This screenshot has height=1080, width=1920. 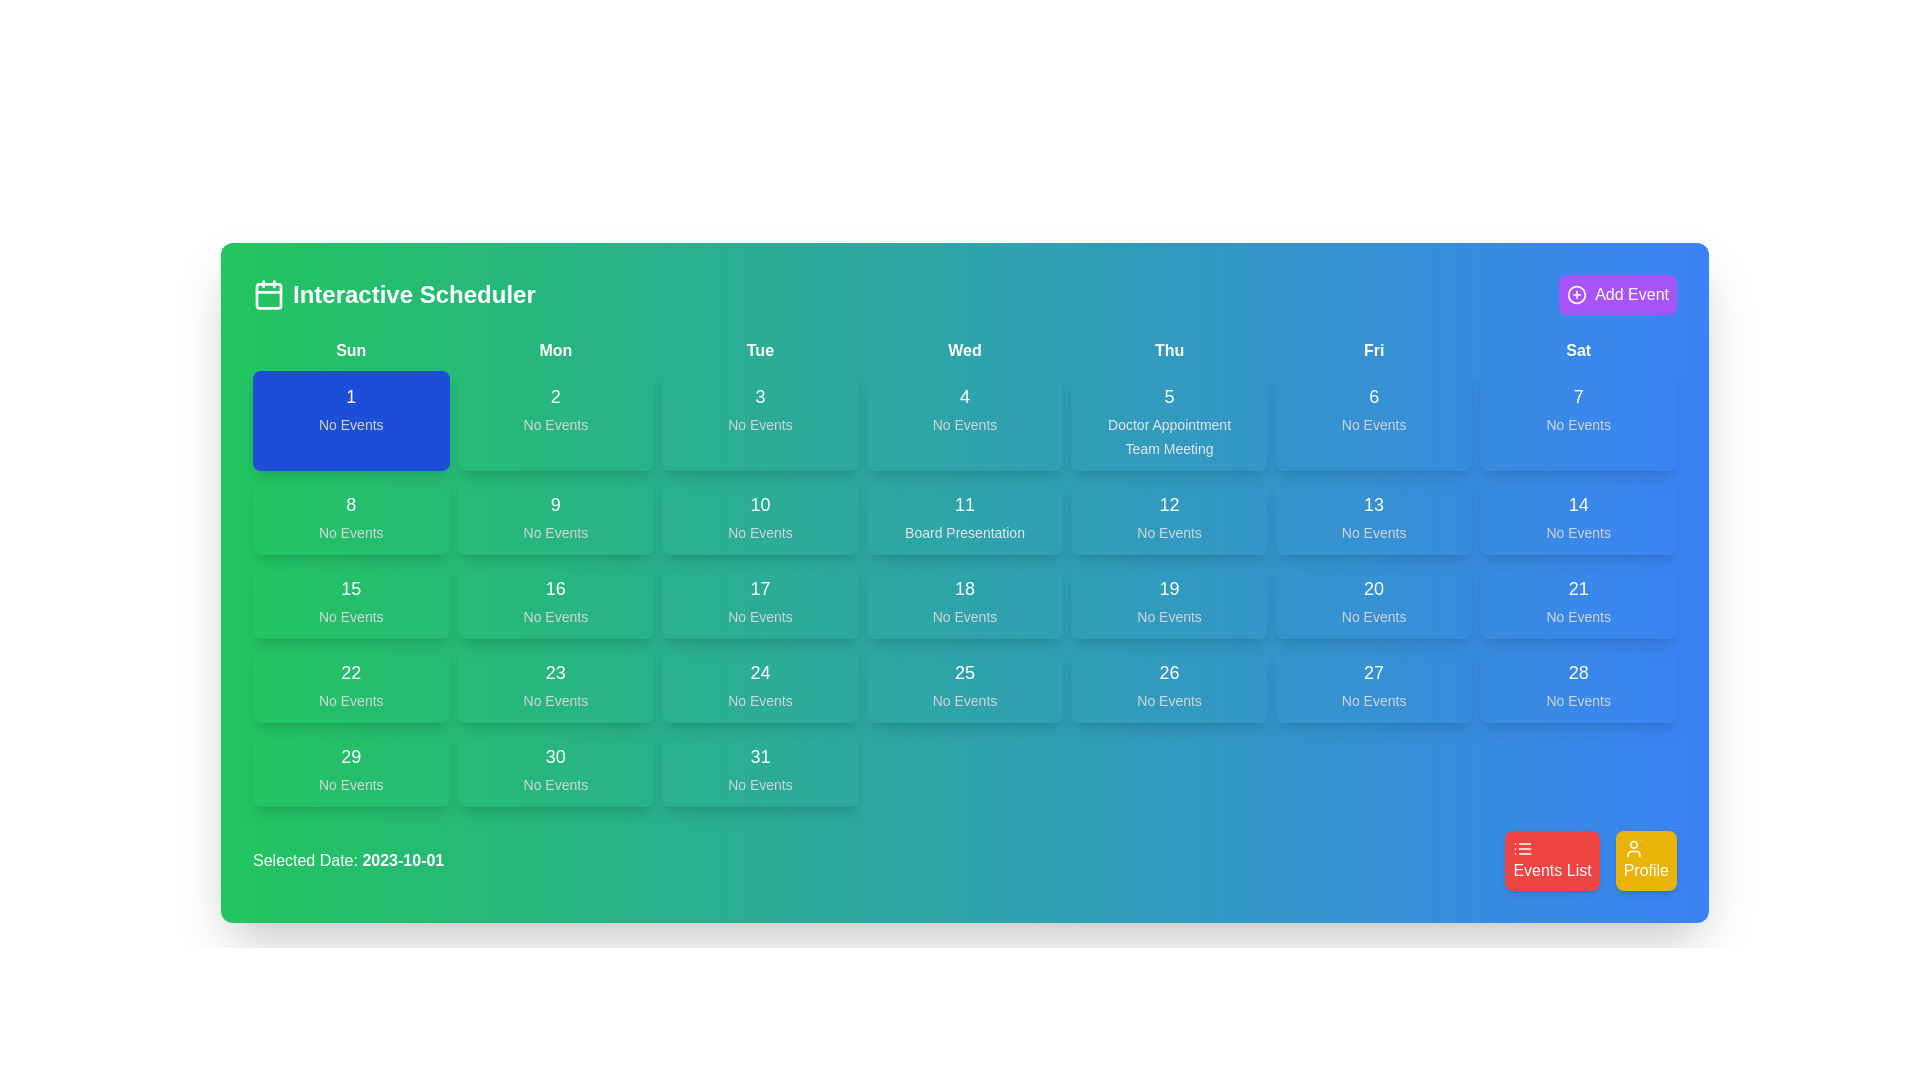 What do you see at coordinates (1373, 684) in the screenshot?
I see `the interactive calendar day cell representing the 27th day of the month` at bounding box center [1373, 684].